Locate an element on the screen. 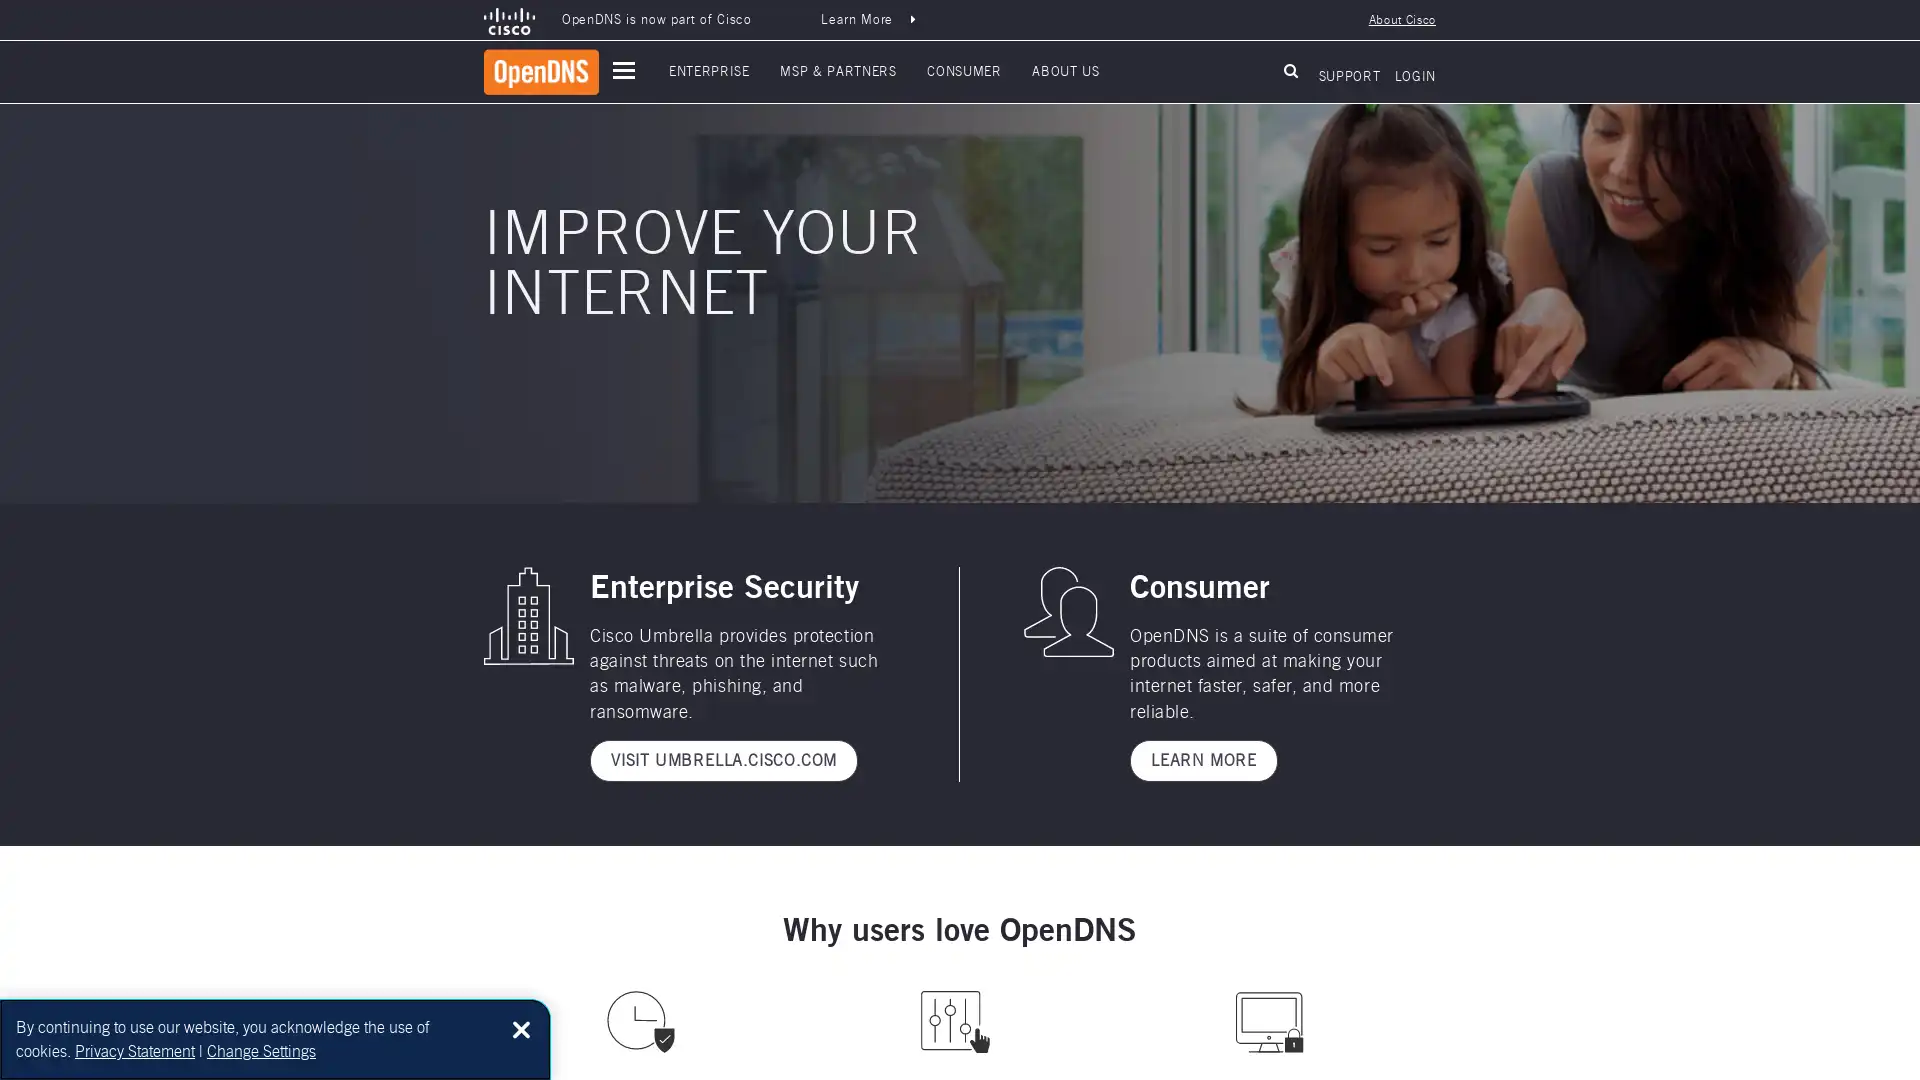 This screenshot has width=1920, height=1080. open main navigation is located at coordinates (623, 69).